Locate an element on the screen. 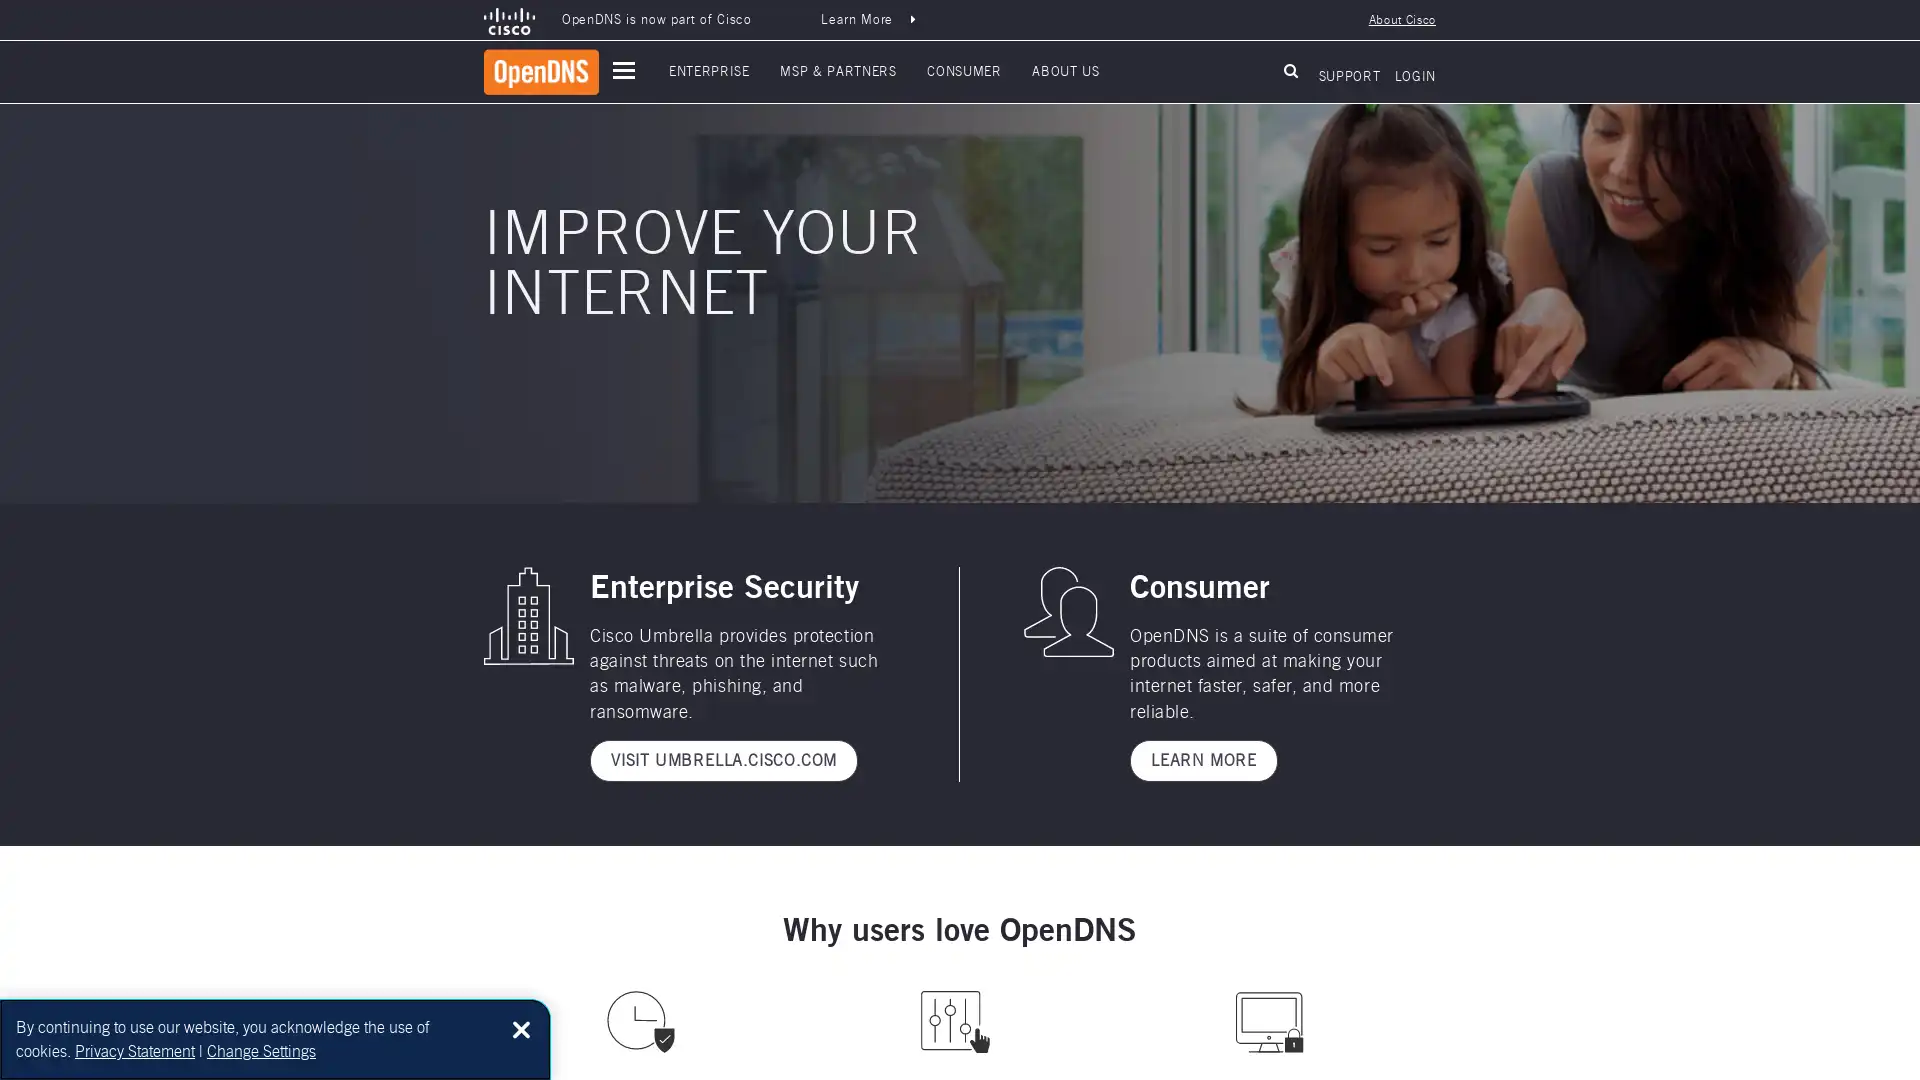 This screenshot has width=1920, height=1080. open main navigation is located at coordinates (623, 69).